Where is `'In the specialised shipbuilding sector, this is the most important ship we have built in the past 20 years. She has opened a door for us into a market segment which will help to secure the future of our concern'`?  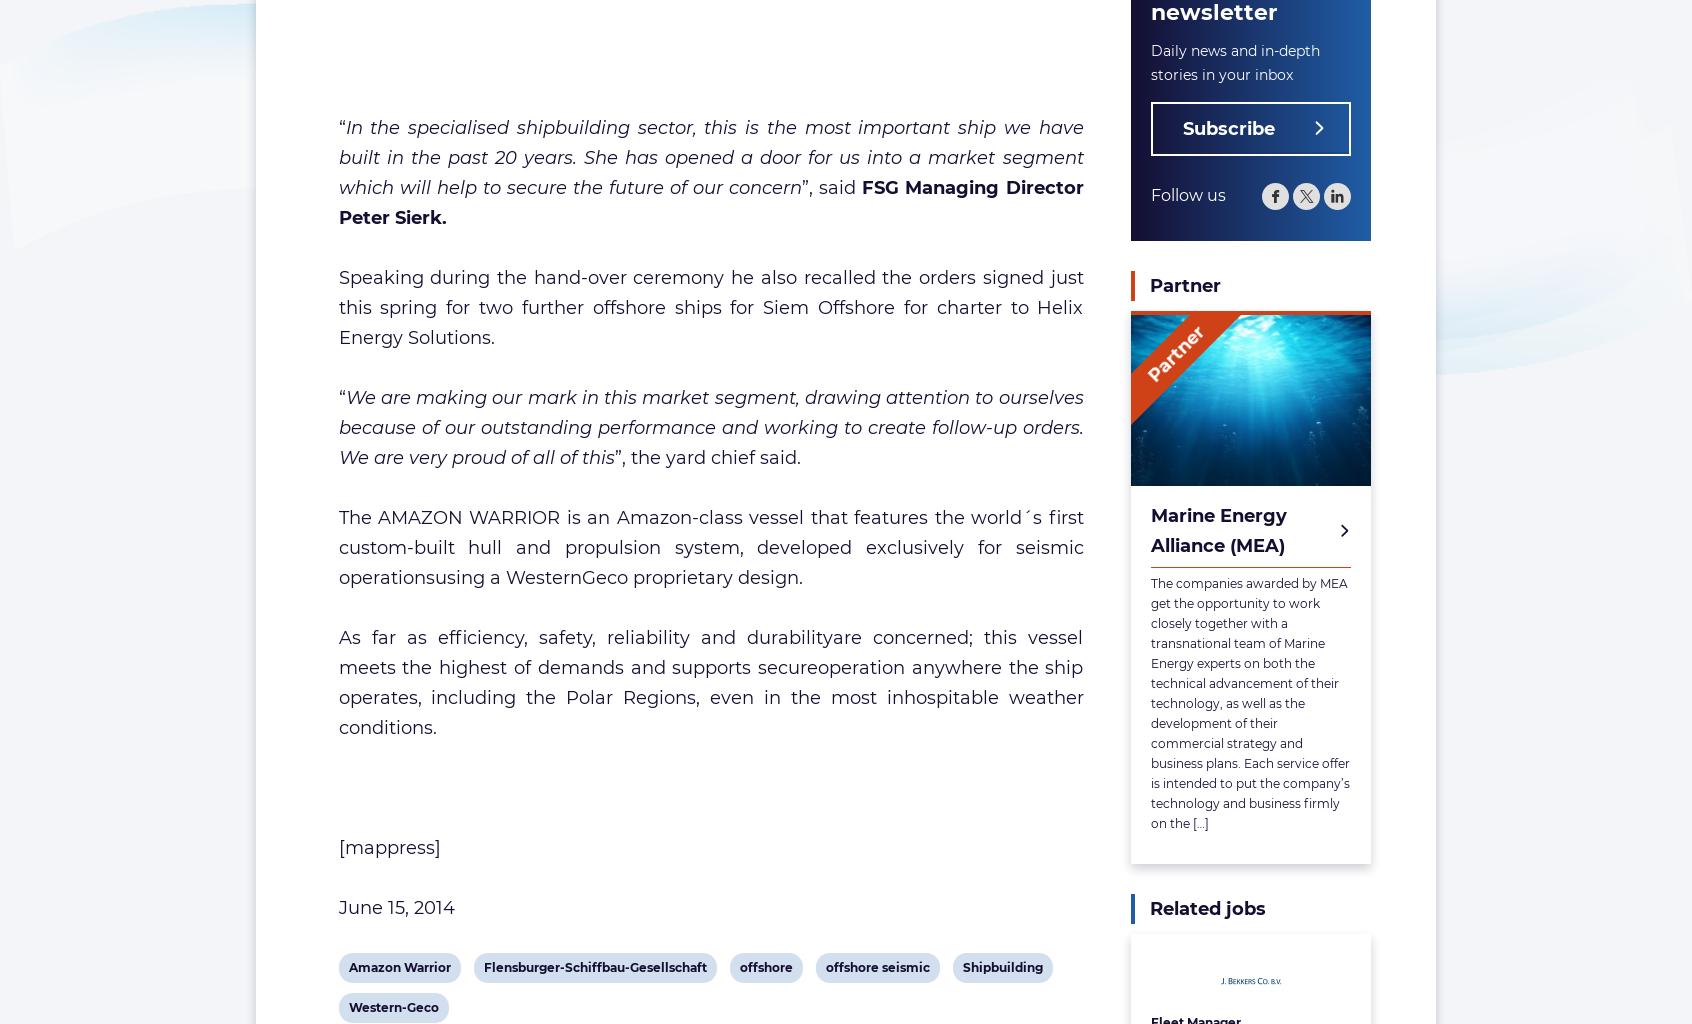 'In the specialised shipbuilding sector, this is the most important ship we have built in the past 20 years. She has opened a door for us into a market segment which will help to secure the future of our concern' is located at coordinates (709, 157).